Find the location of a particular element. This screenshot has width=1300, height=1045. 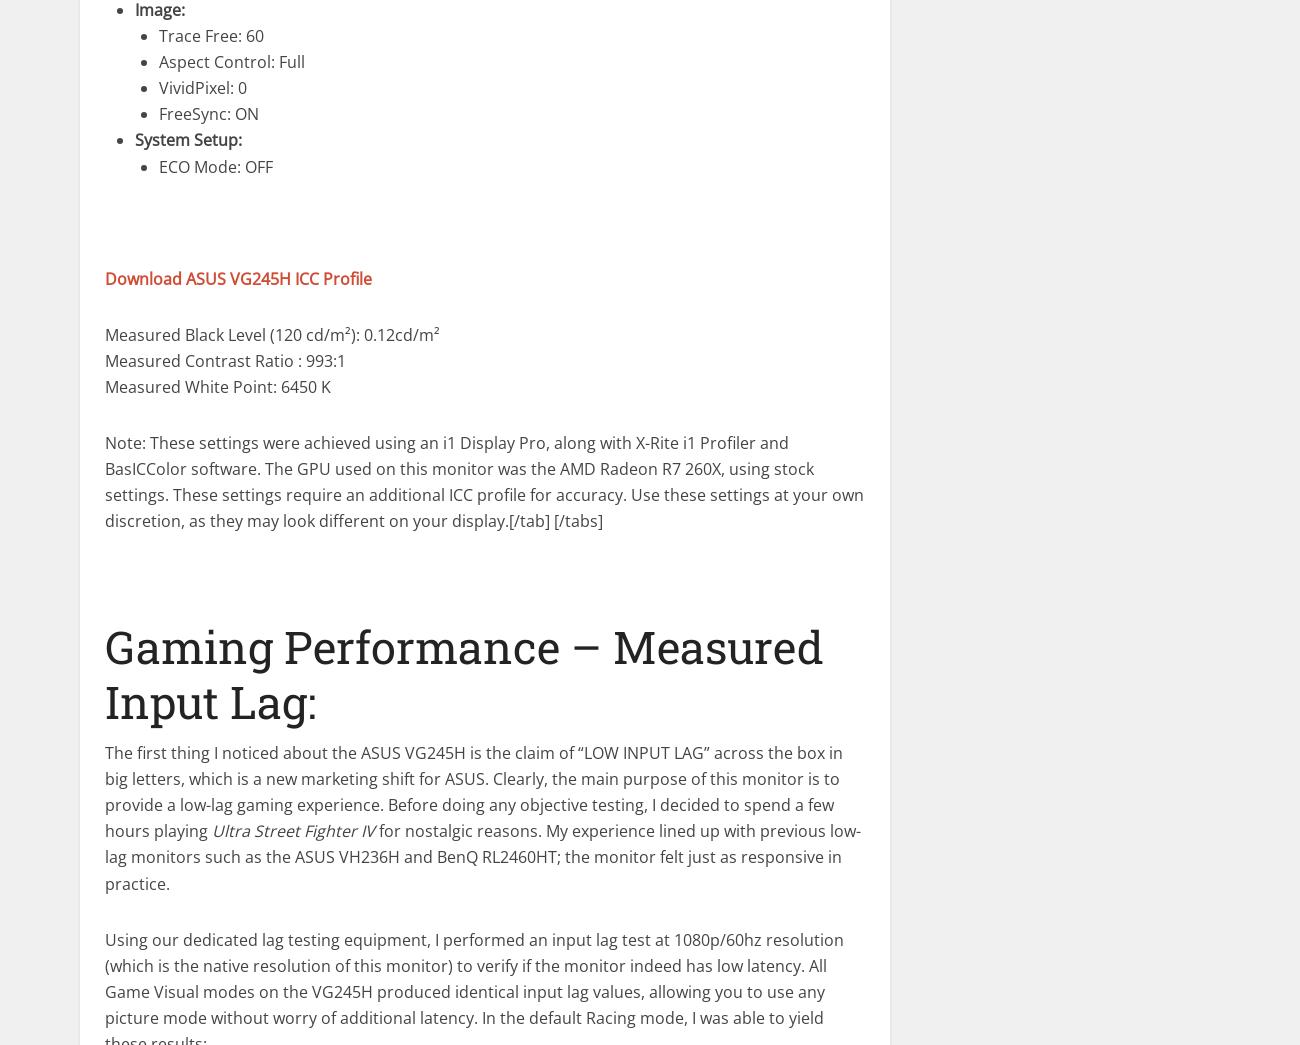

'Aspect Control: Full' is located at coordinates (231, 61).